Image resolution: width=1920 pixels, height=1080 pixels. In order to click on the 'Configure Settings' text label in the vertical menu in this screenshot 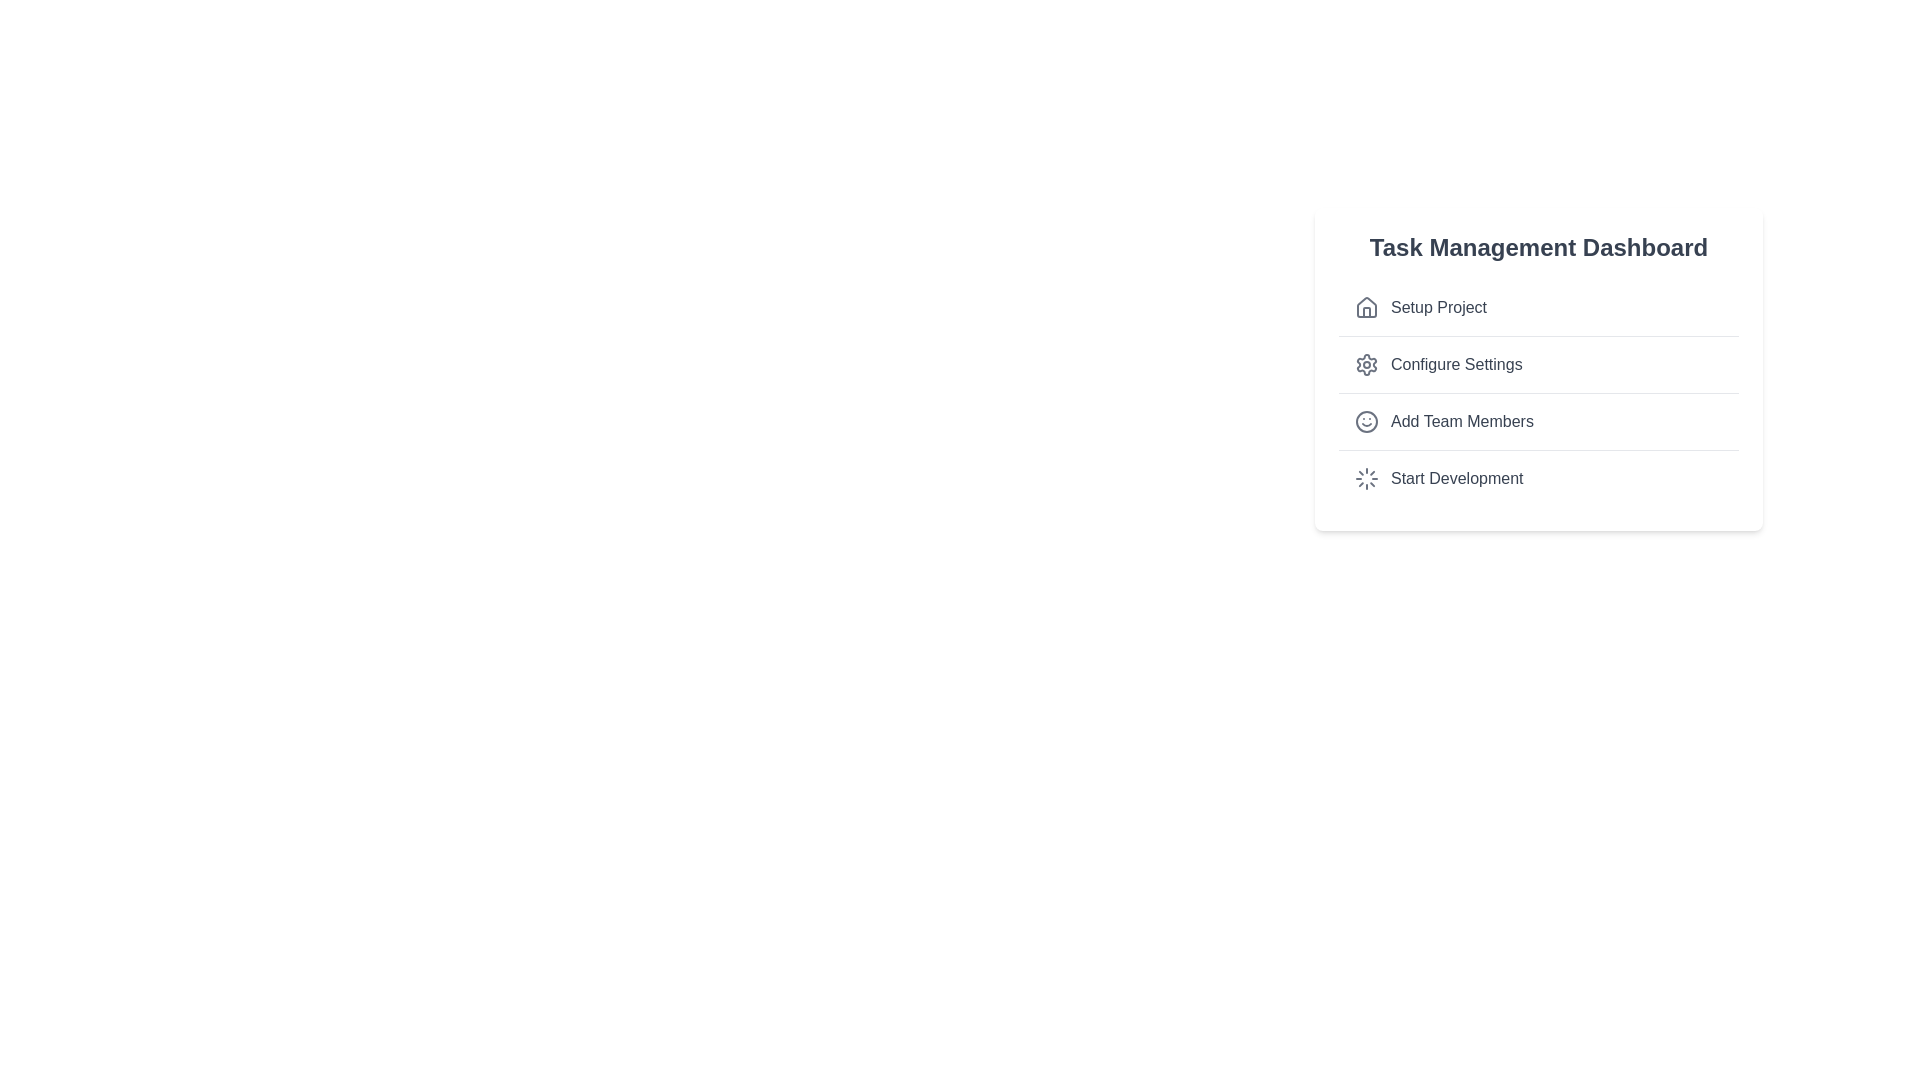, I will do `click(1456, 365)`.